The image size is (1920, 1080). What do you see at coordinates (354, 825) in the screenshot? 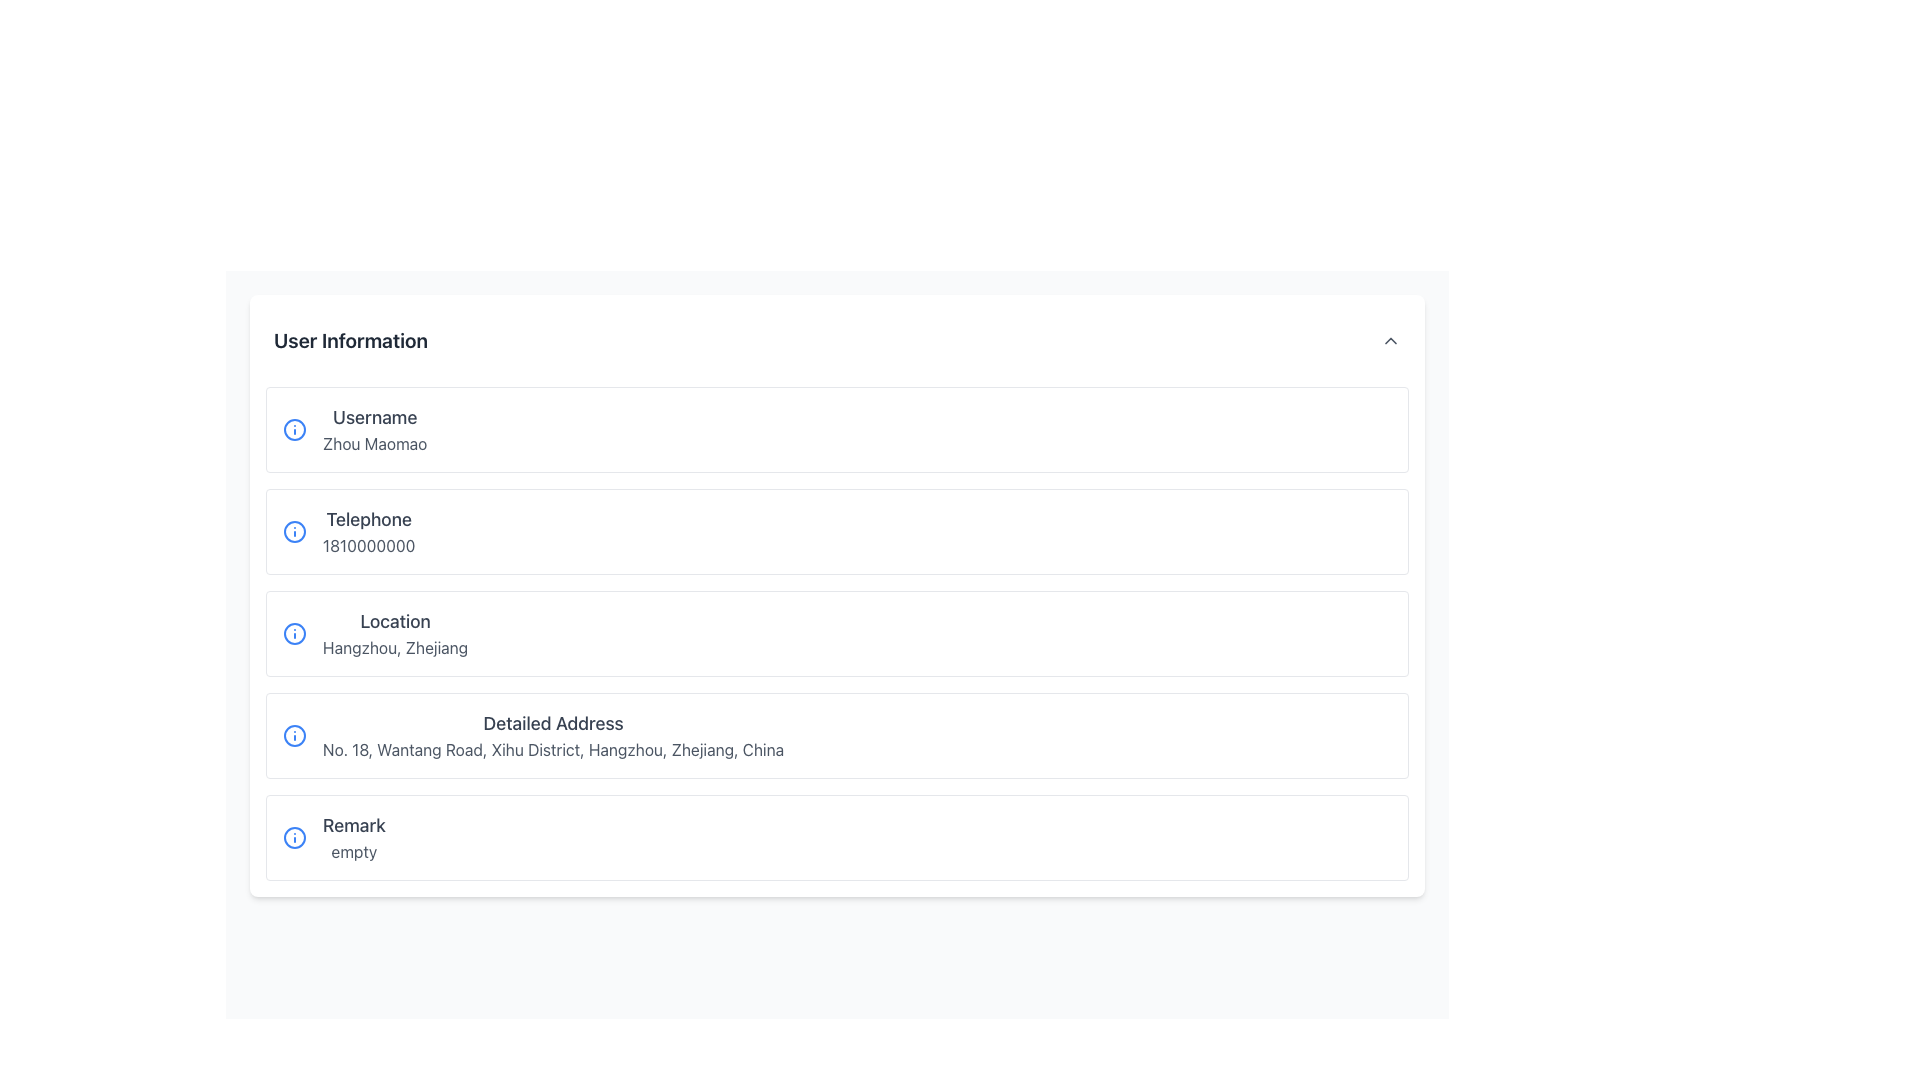
I see `the static text label 'Remark' which is prominently displayed in a larger font size and darker gray color, part of the user information section layout` at bounding box center [354, 825].